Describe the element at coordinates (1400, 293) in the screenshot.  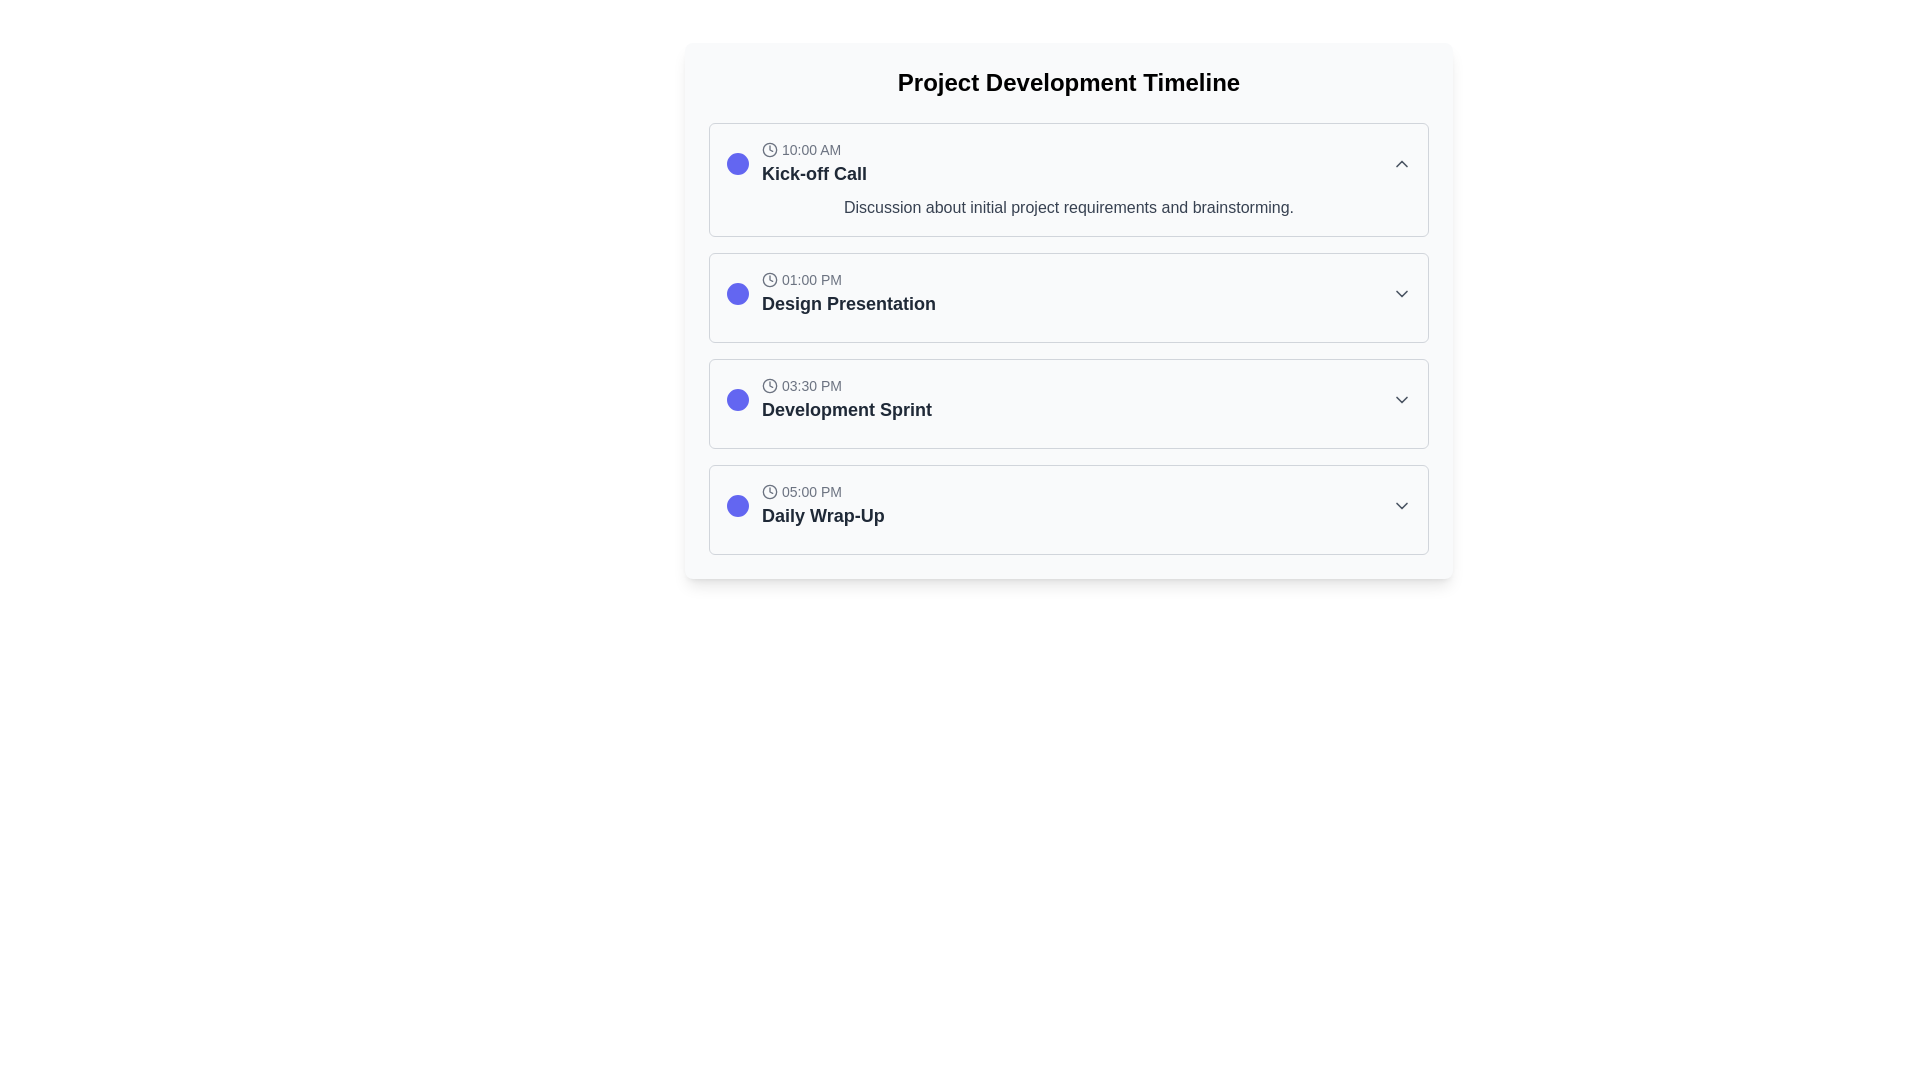
I see `the button to the far right of the '01:00 PM Design Presentation' section header` at that location.